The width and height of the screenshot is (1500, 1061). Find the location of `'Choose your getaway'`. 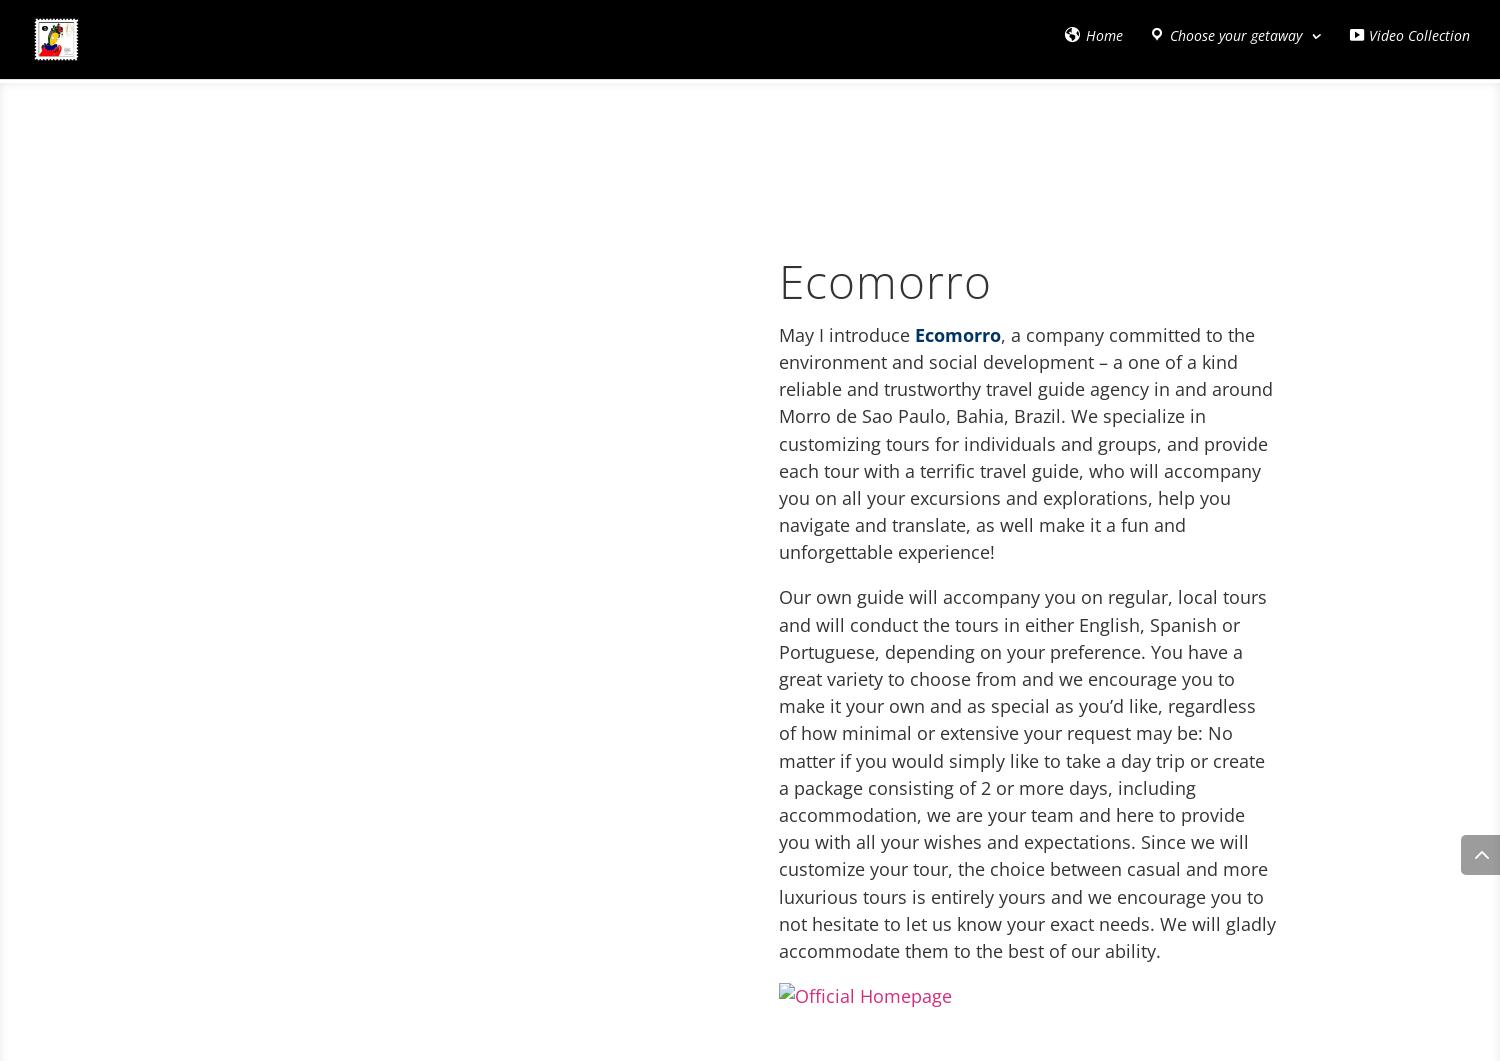

'Choose your getaway' is located at coordinates (1233, 41).